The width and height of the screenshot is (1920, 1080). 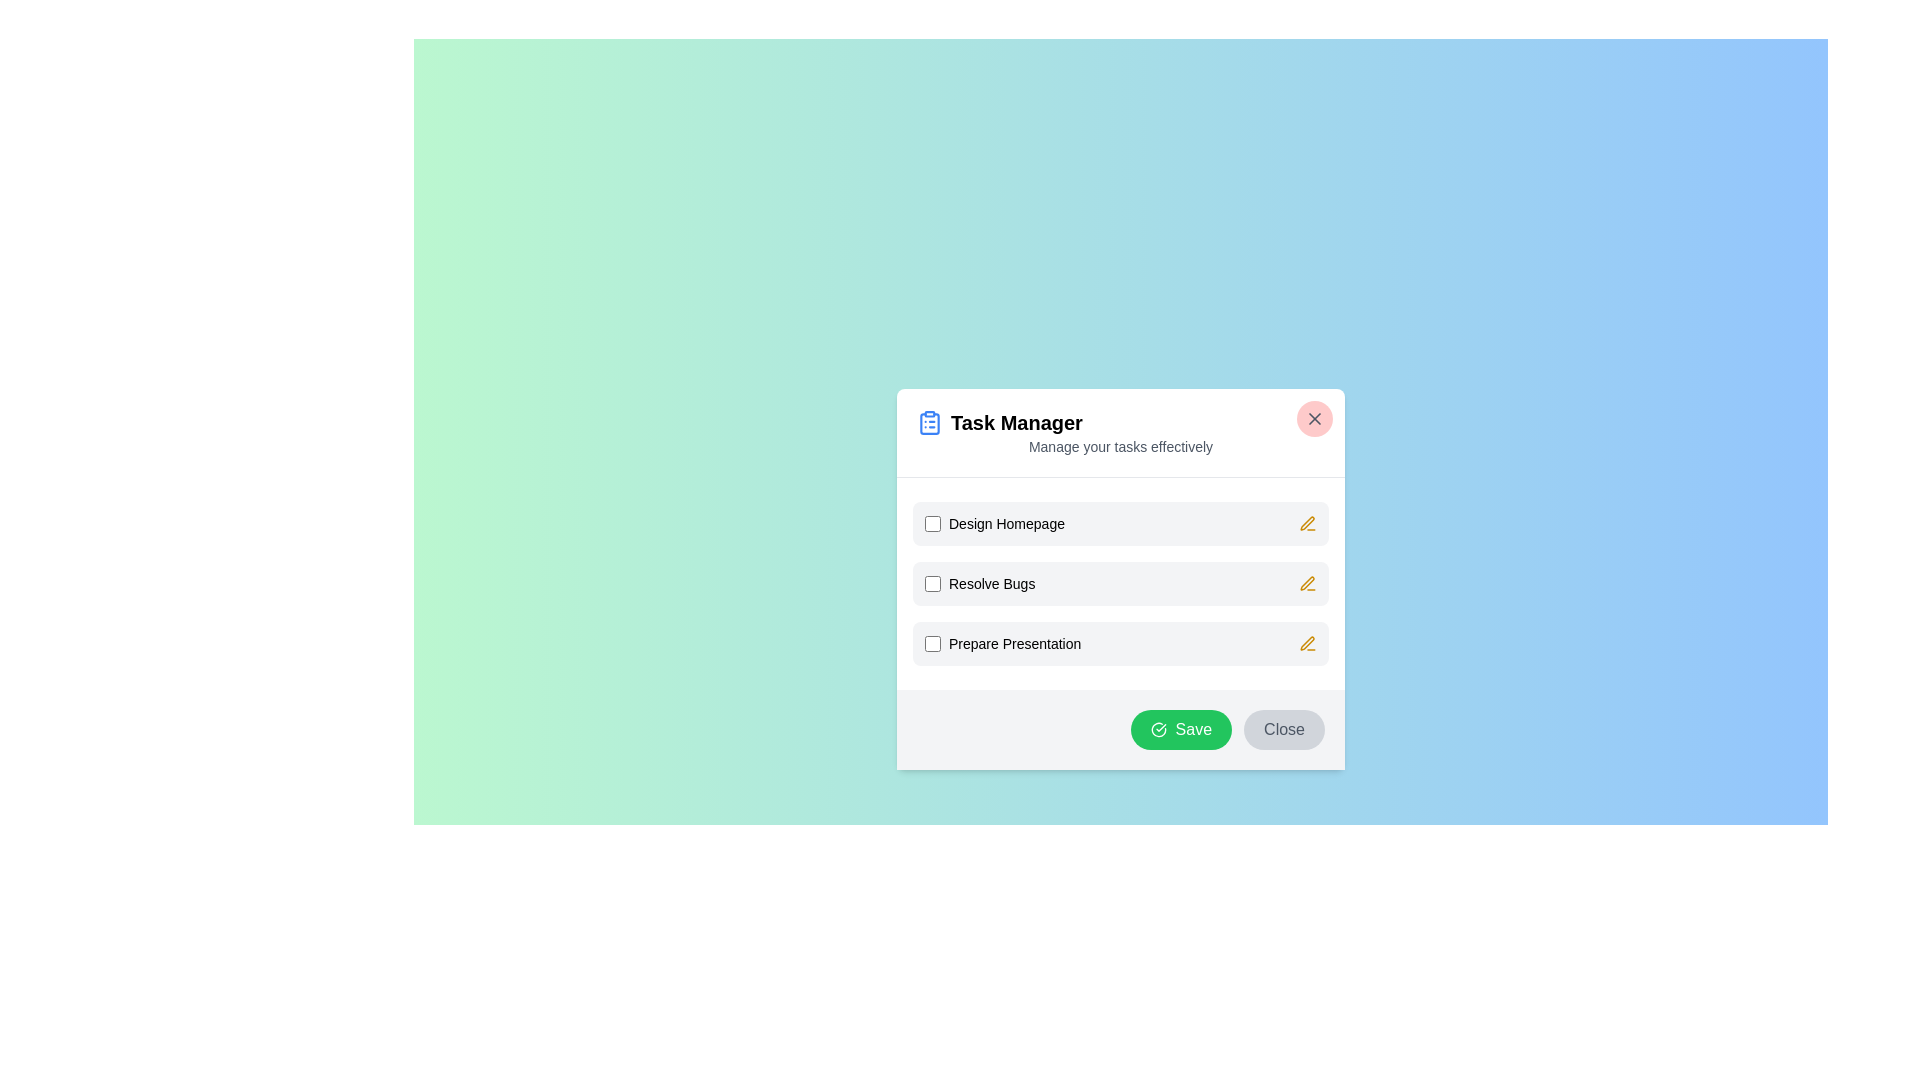 What do you see at coordinates (1315, 417) in the screenshot?
I see `the 'X' icon in the top-right corner of the 'Task Manager' window` at bounding box center [1315, 417].